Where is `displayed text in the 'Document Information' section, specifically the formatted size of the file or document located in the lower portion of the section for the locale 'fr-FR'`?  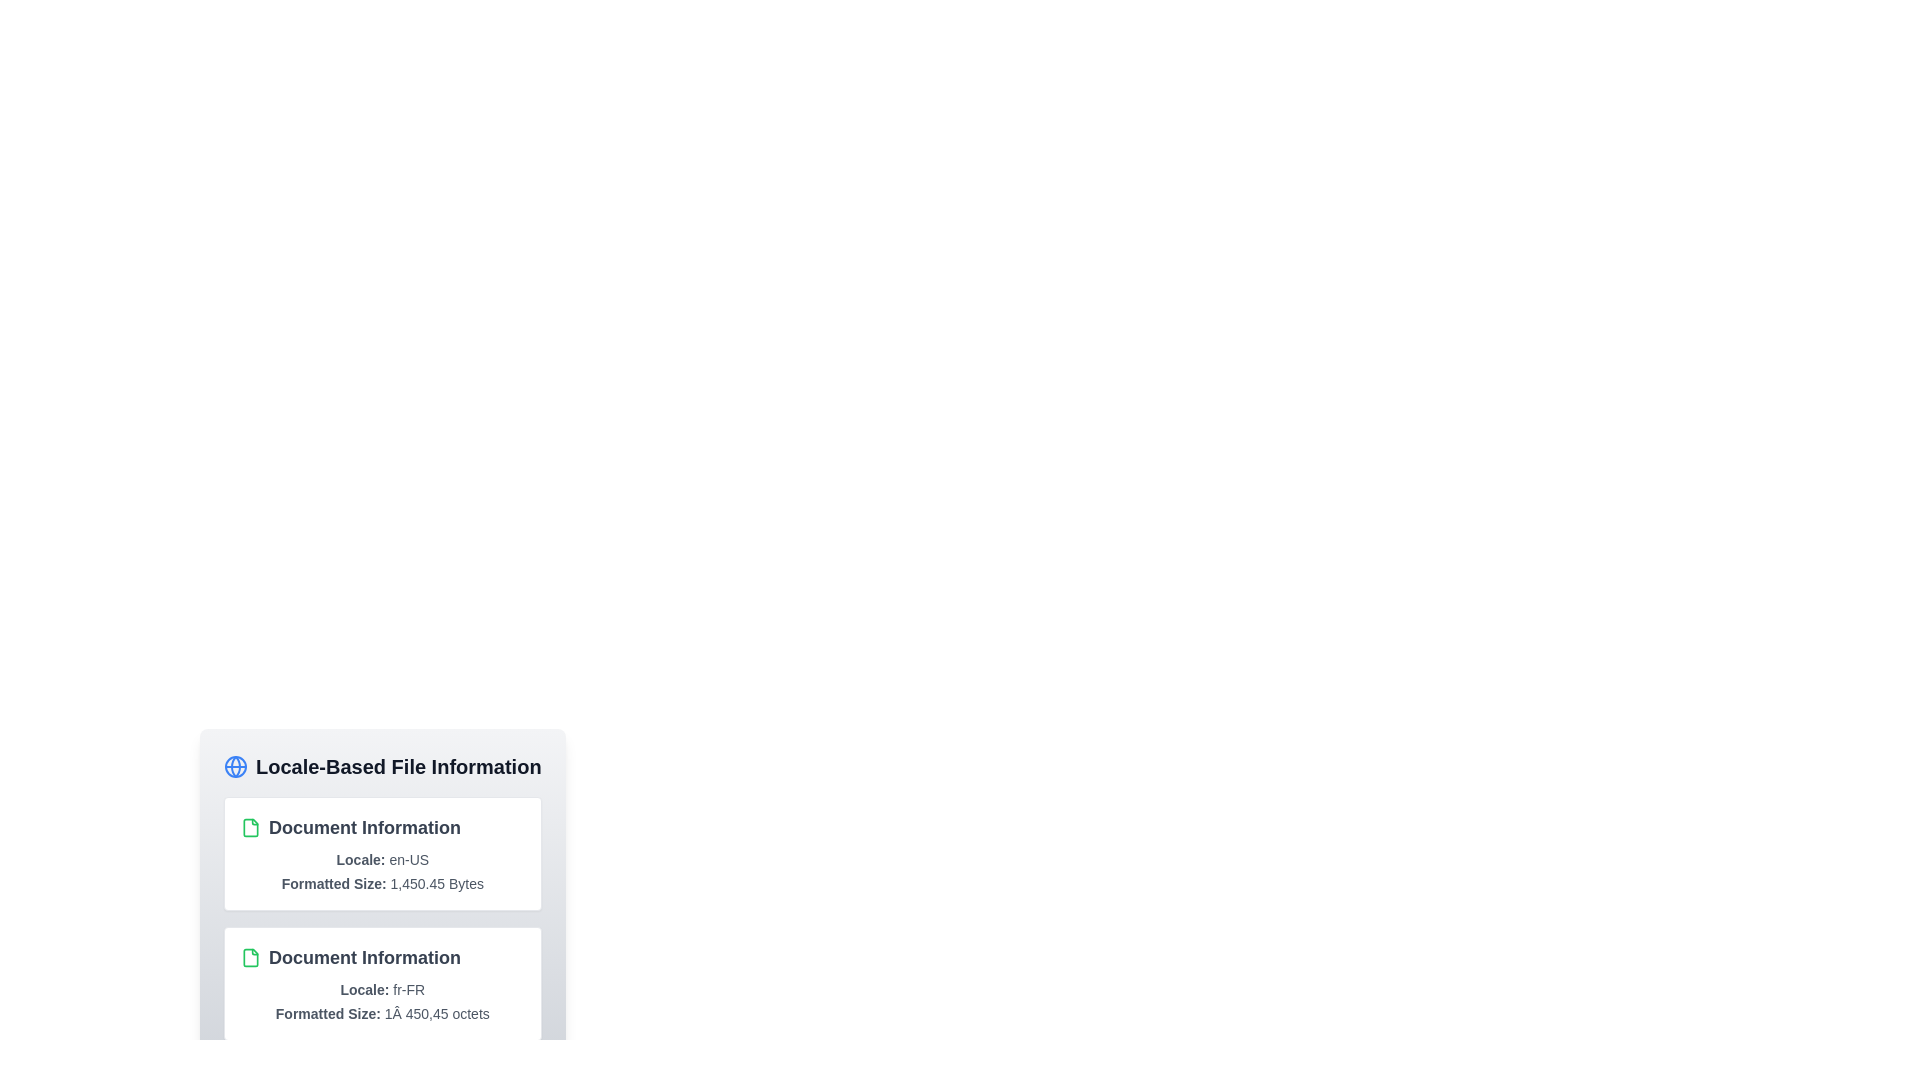 displayed text in the 'Document Information' section, specifically the formatted size of the file or document located in the lower portion of the section for the locale 'fr-FR' is located at coordinates (382, 1014).